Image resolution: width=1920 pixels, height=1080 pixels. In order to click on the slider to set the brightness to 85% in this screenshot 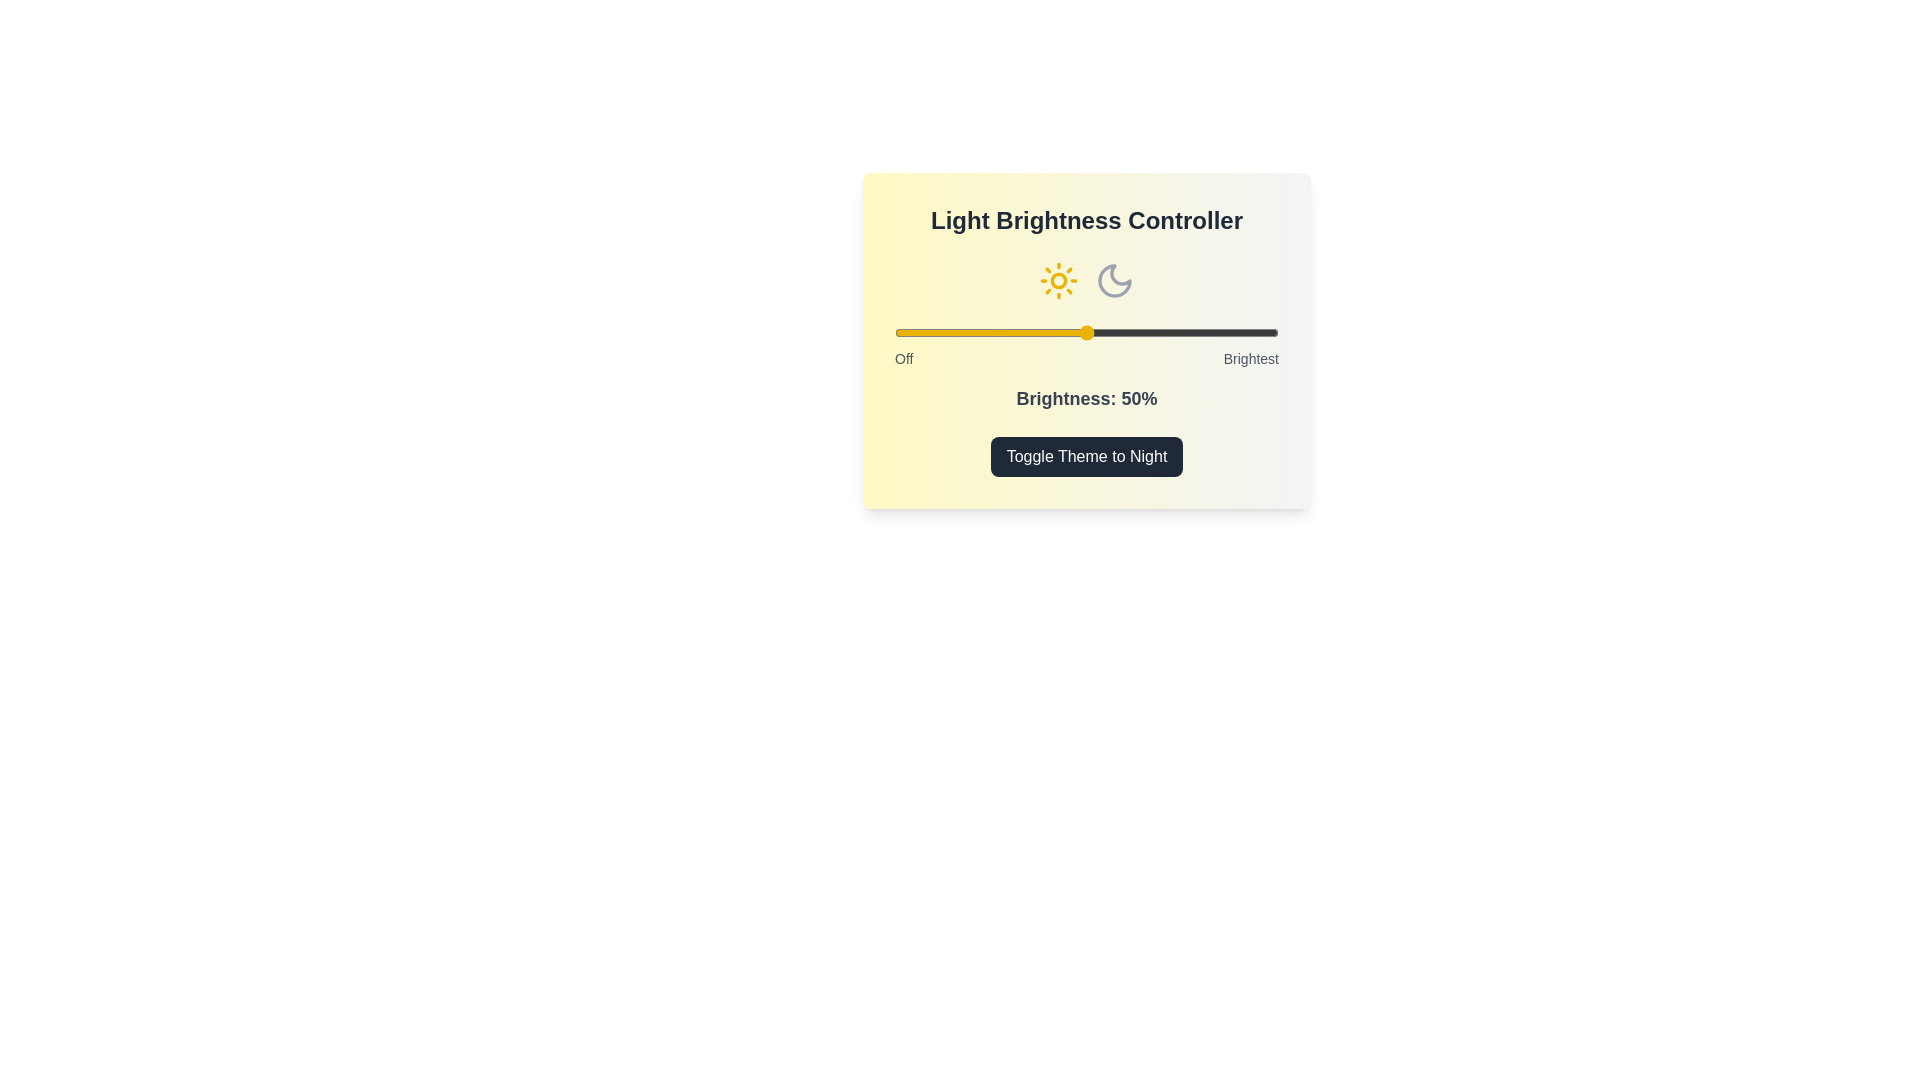, I will do `click(1220, 331)`.